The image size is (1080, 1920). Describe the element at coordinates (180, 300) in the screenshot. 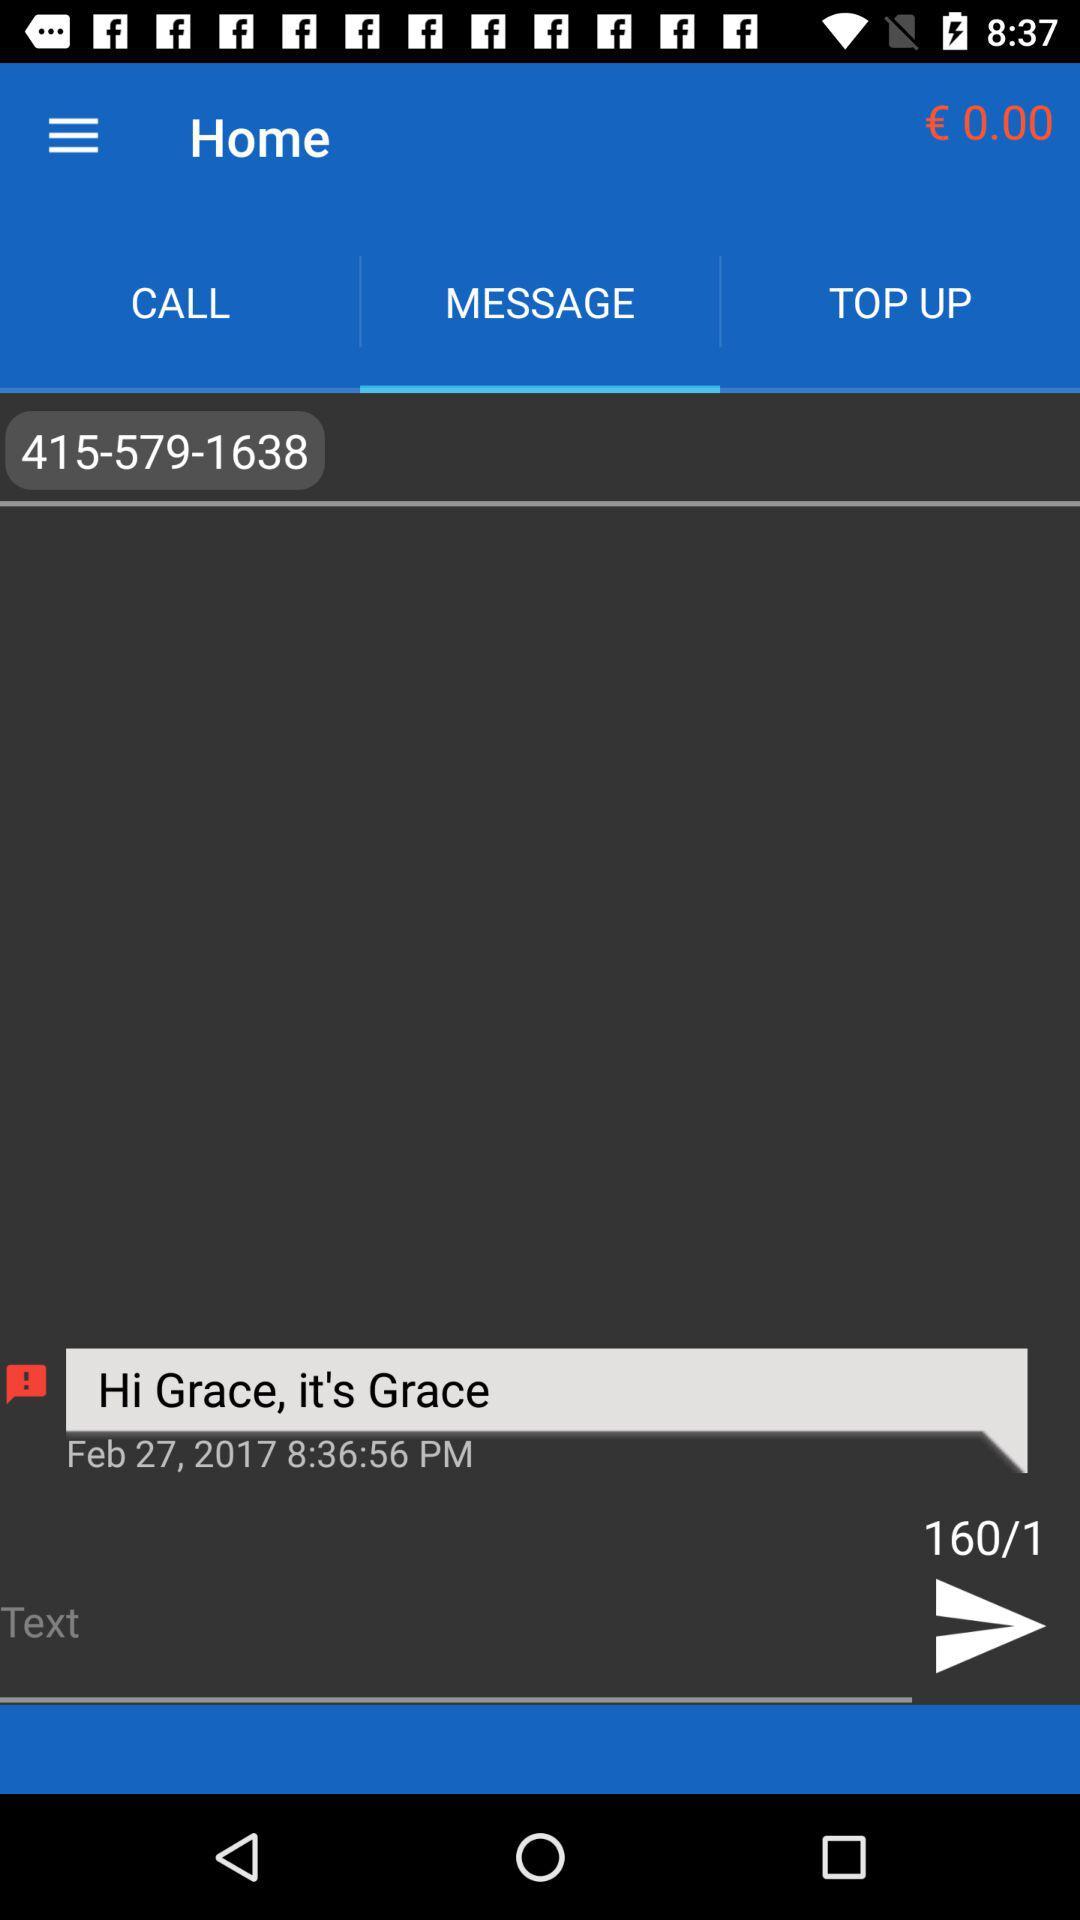

I see `the icon to the left of the message icon` at that location.